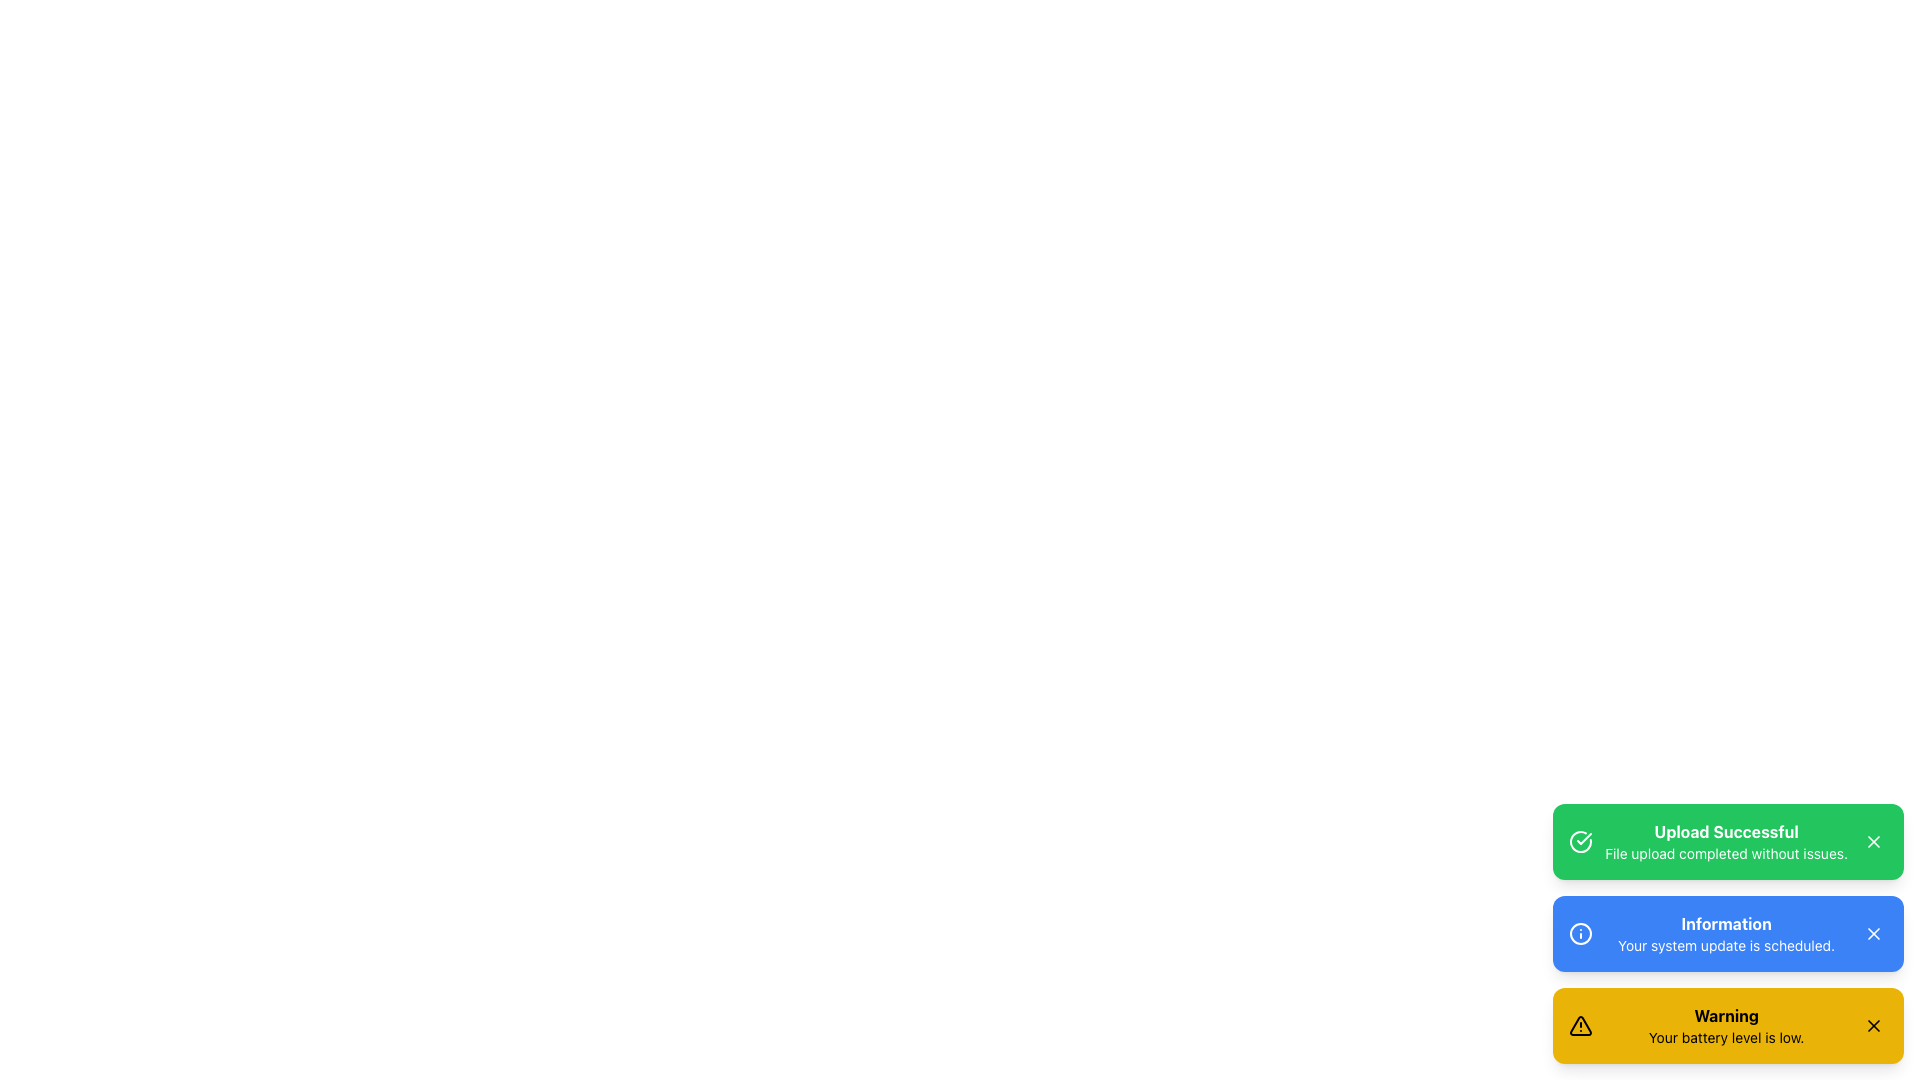 The height and width of the screenshot is (1080, 1920). I want to click on the blue 'X' icon button on the right edge of the 'Information: Your system update is scheduled' notification, so click(1872, 933).